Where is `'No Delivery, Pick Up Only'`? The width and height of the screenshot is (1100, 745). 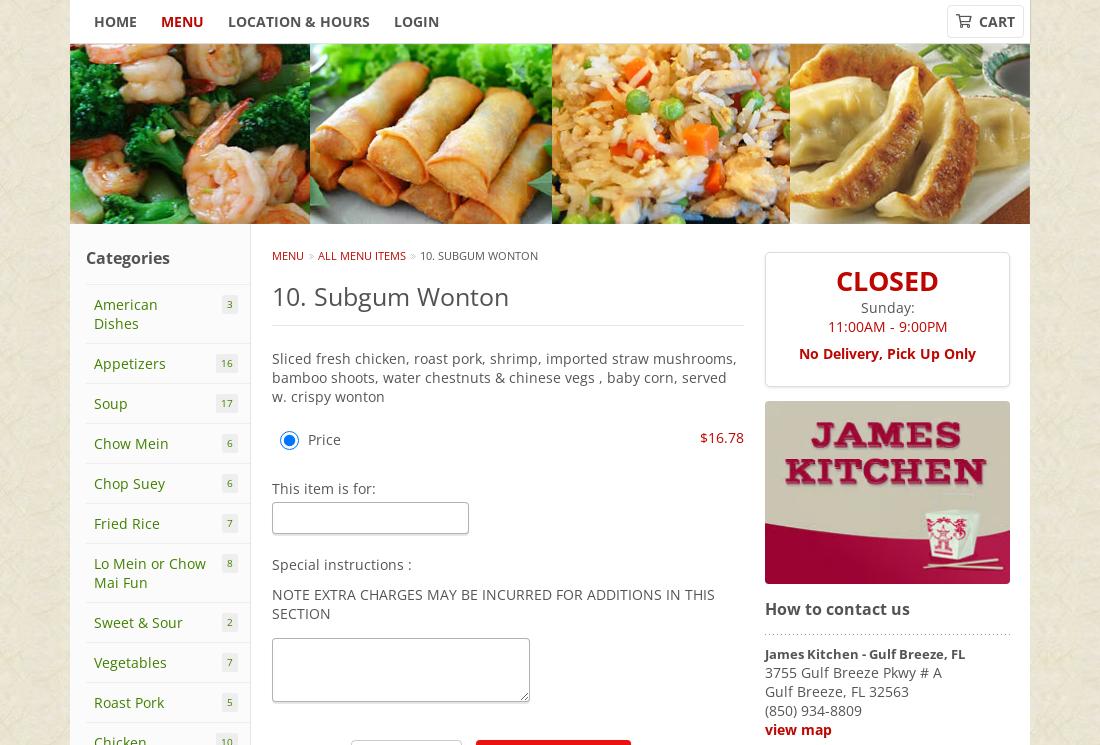 'No Delivery, Pick Up Only' is located at coordinates (799, 352).